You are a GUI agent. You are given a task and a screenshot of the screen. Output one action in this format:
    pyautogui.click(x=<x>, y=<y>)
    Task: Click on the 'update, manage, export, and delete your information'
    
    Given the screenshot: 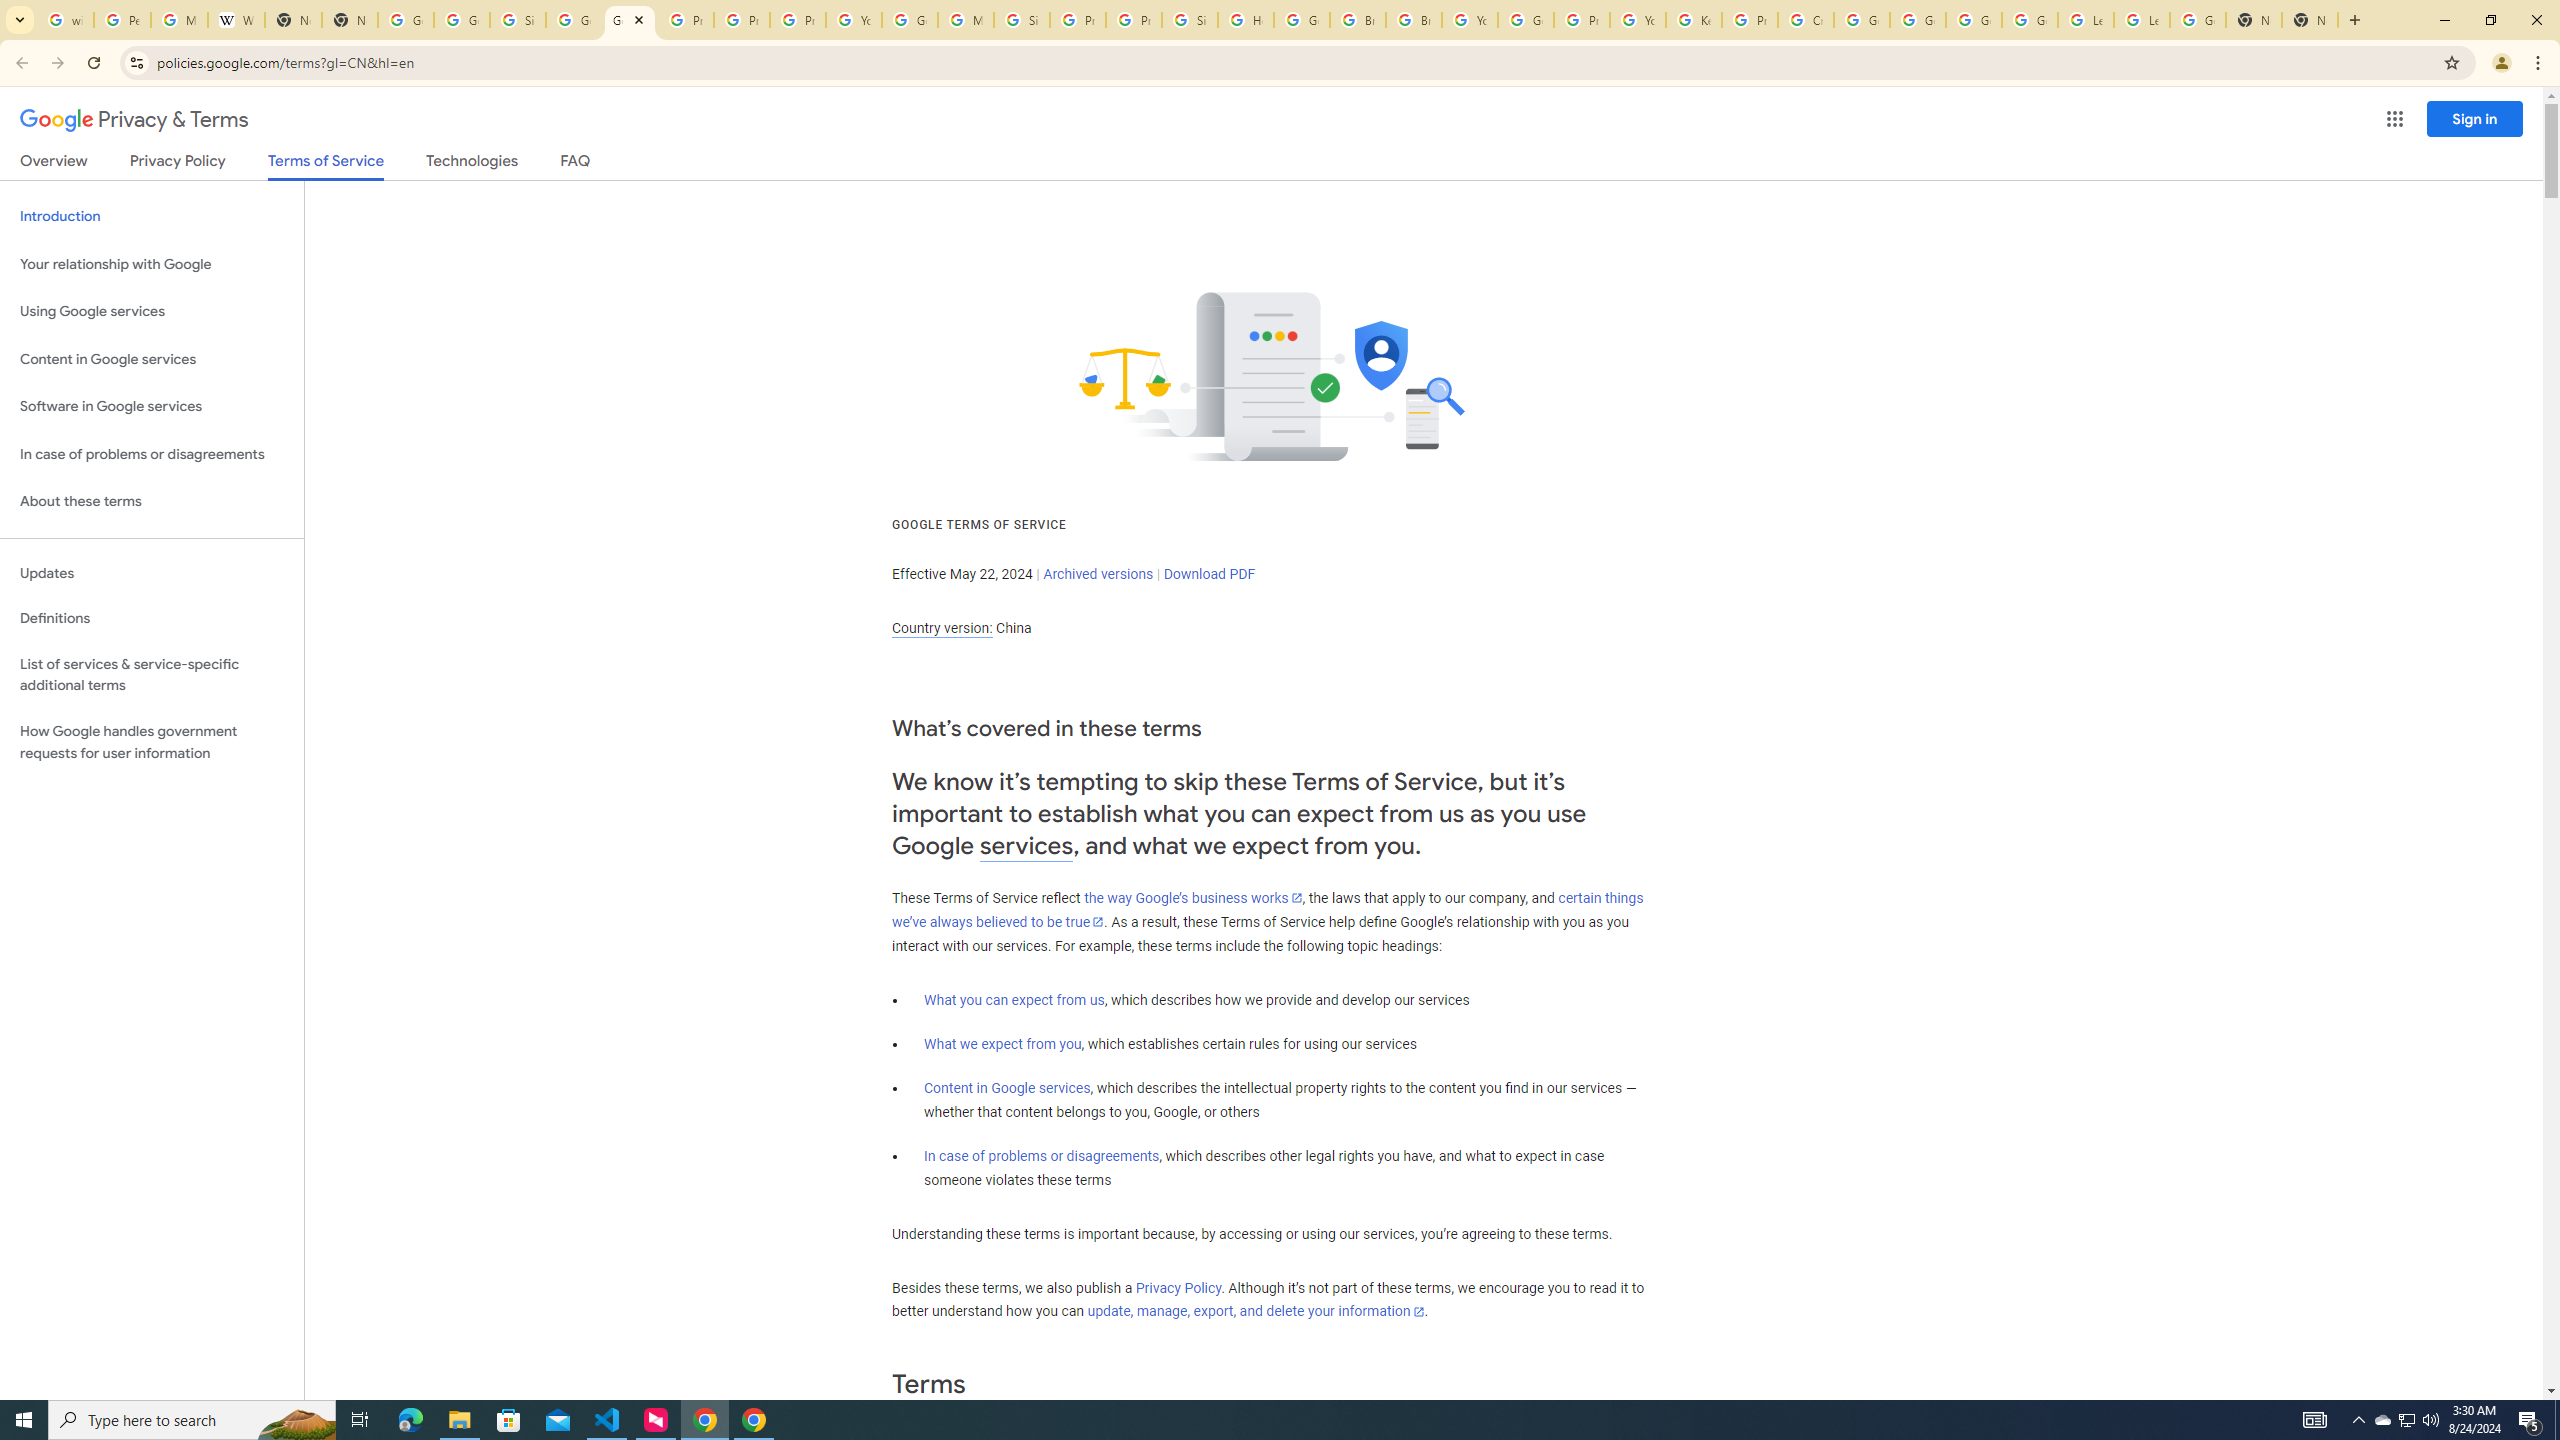 What is the action you would take?
    pyautogui.click(x=1255, y=1310)
    